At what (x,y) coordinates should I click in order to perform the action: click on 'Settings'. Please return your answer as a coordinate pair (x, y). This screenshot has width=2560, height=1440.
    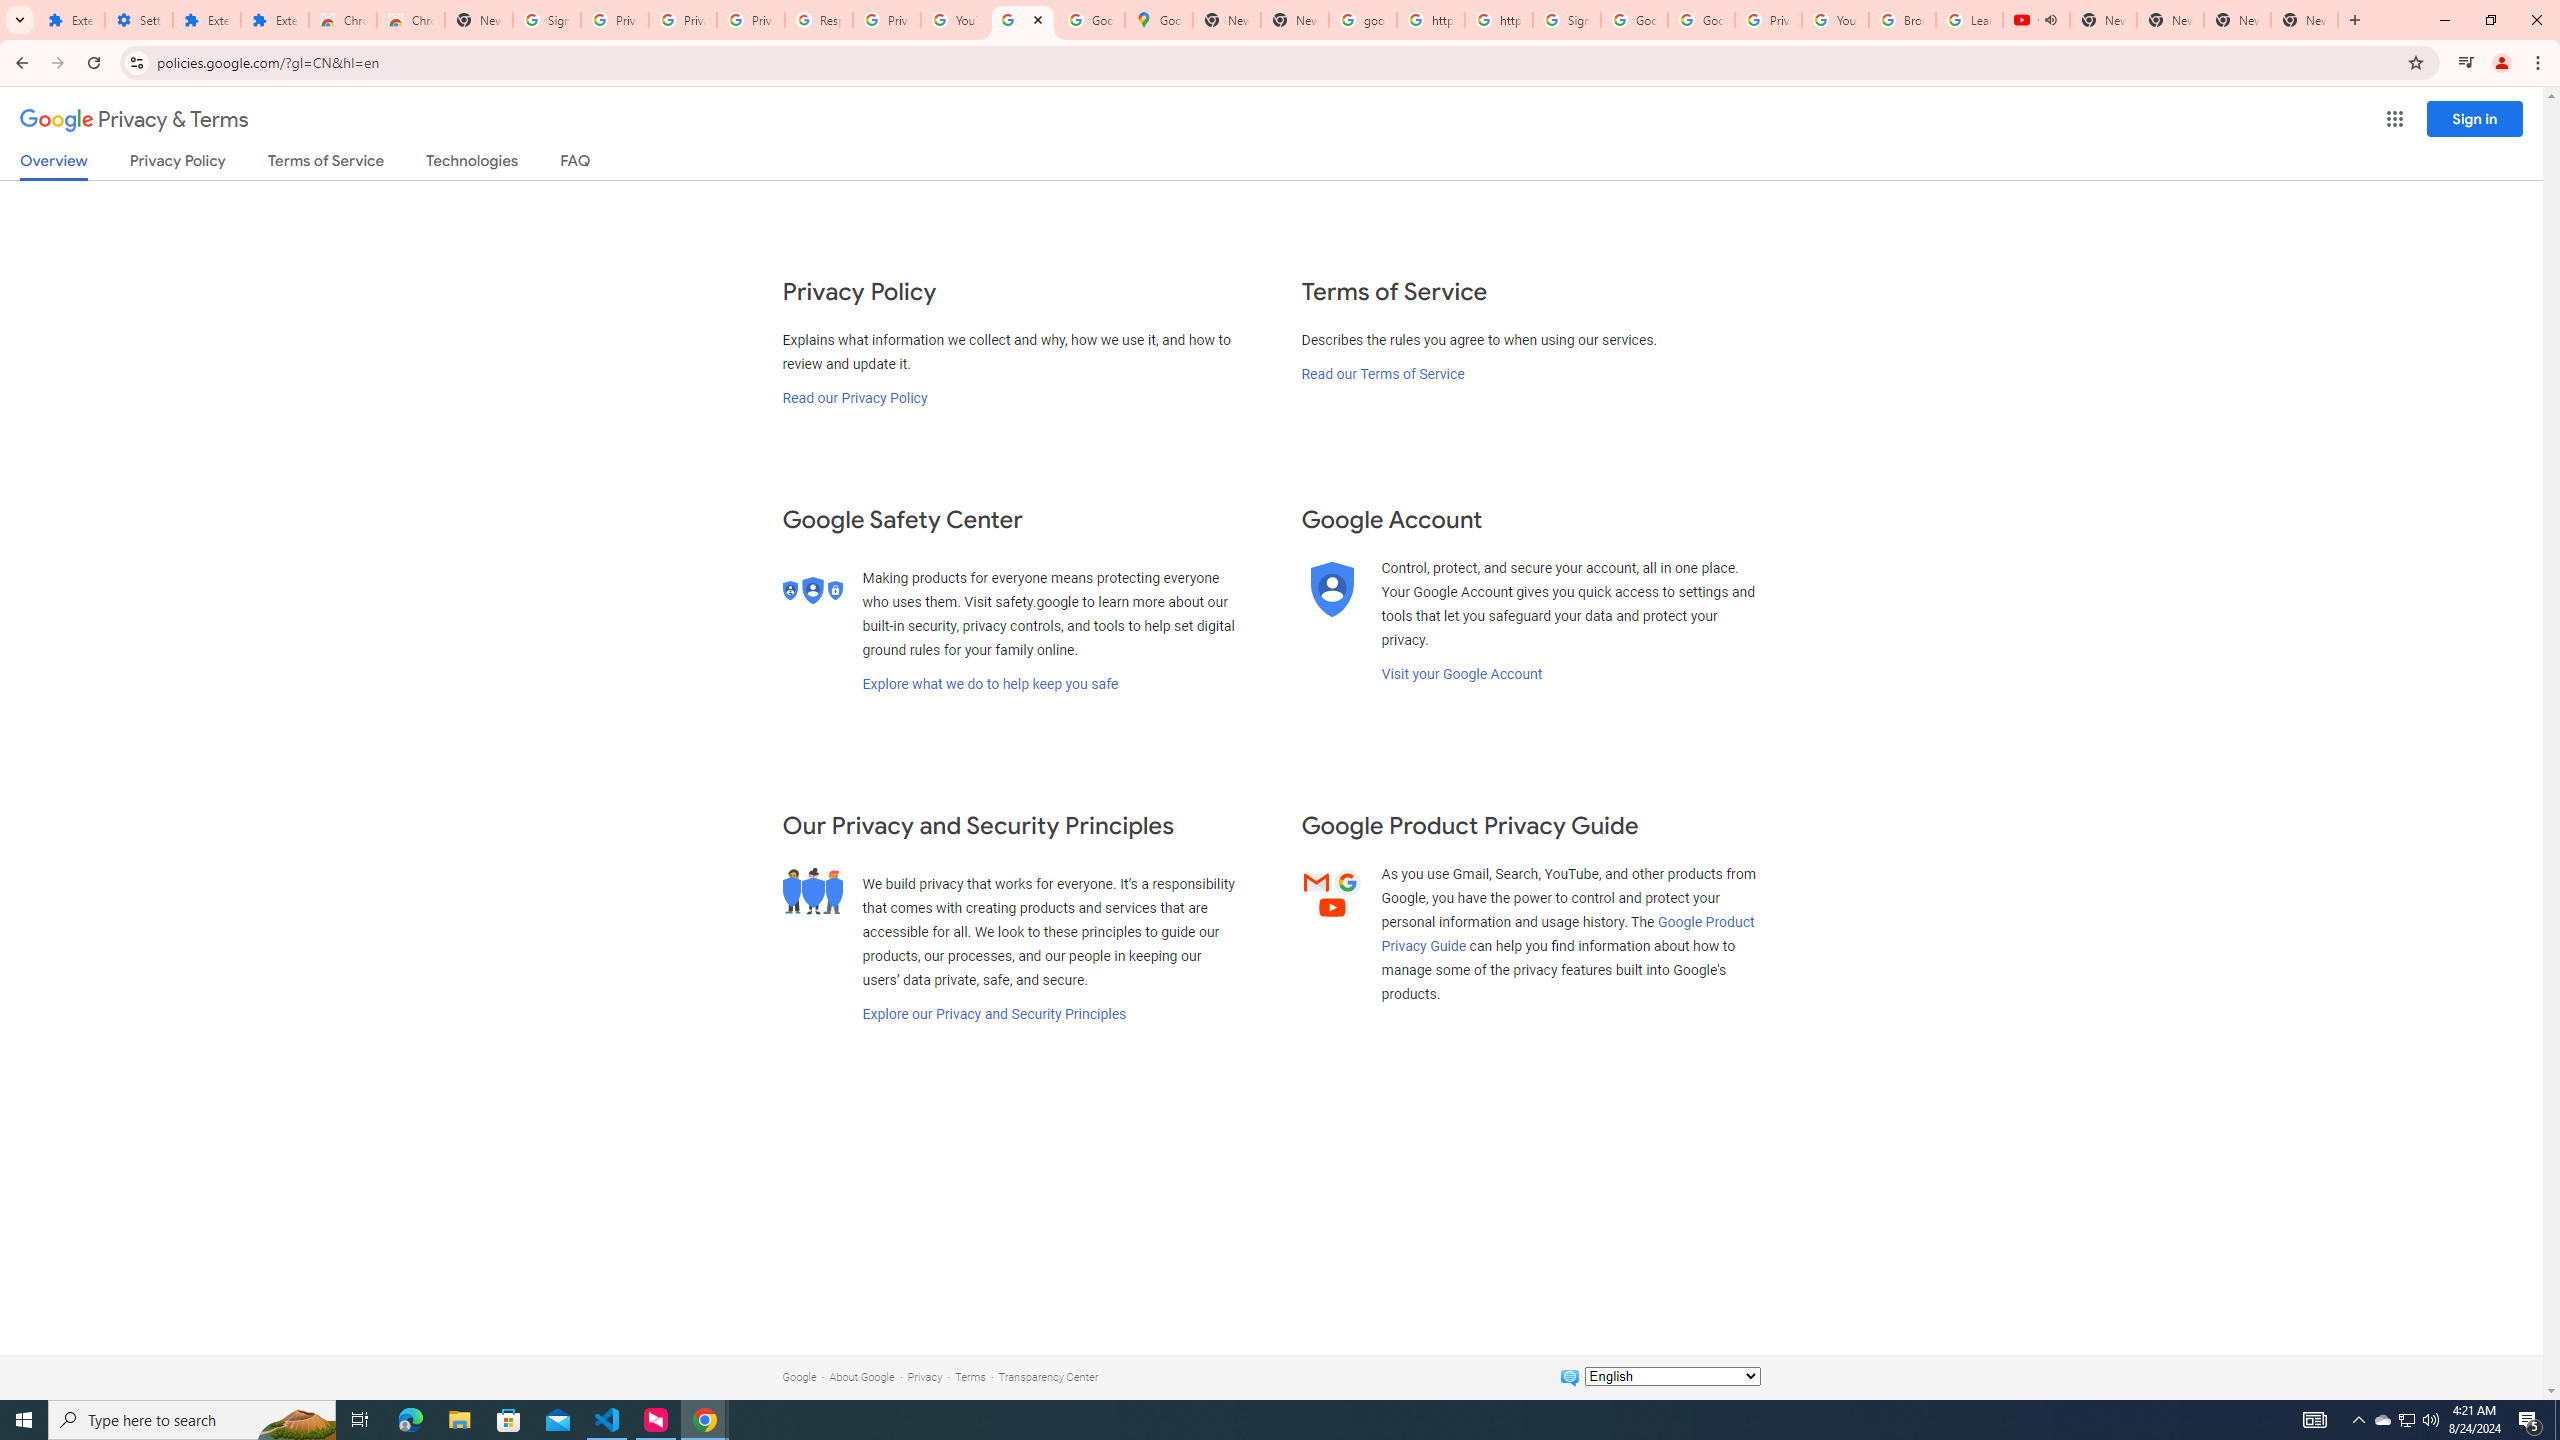
    Looking at the image, I should click on (138, 19).